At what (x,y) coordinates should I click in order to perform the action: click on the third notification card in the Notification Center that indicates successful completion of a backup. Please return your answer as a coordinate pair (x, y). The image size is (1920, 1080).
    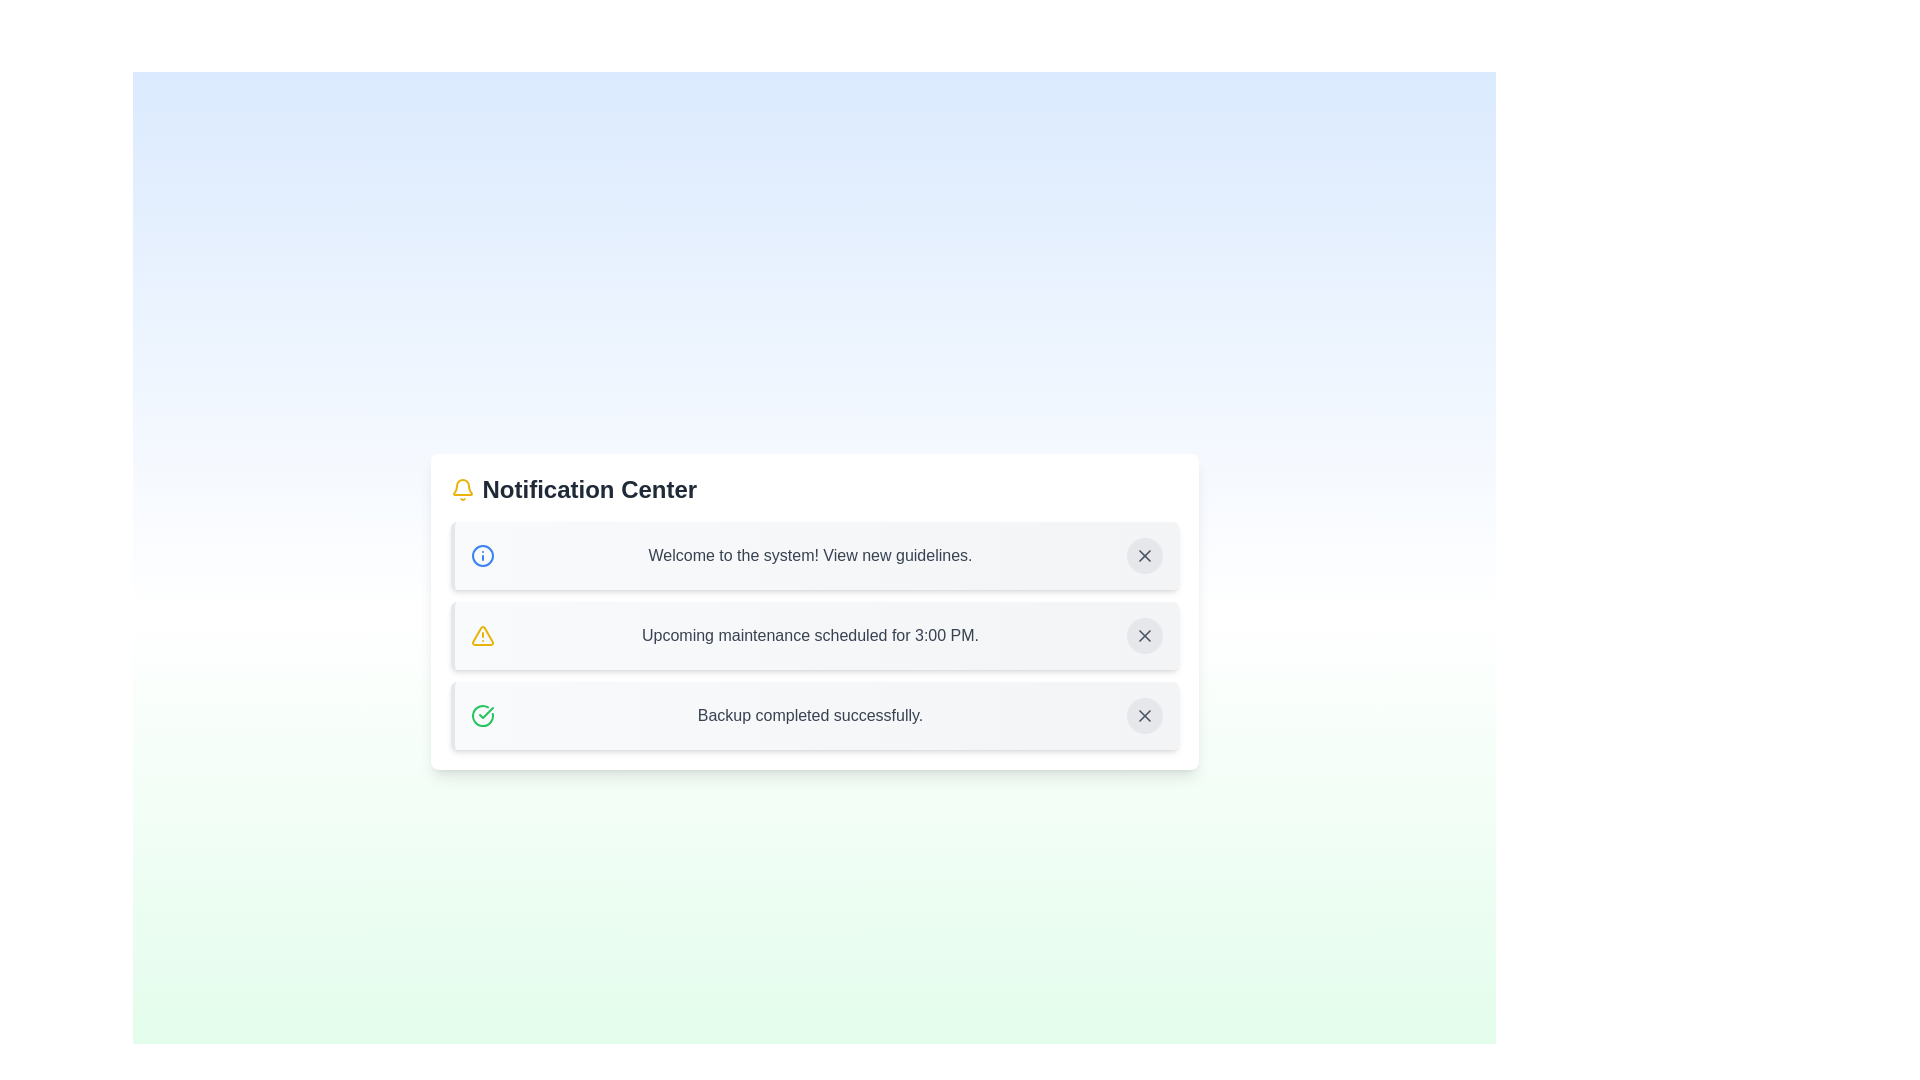
    Looking at the image, I should click on (814, 715).